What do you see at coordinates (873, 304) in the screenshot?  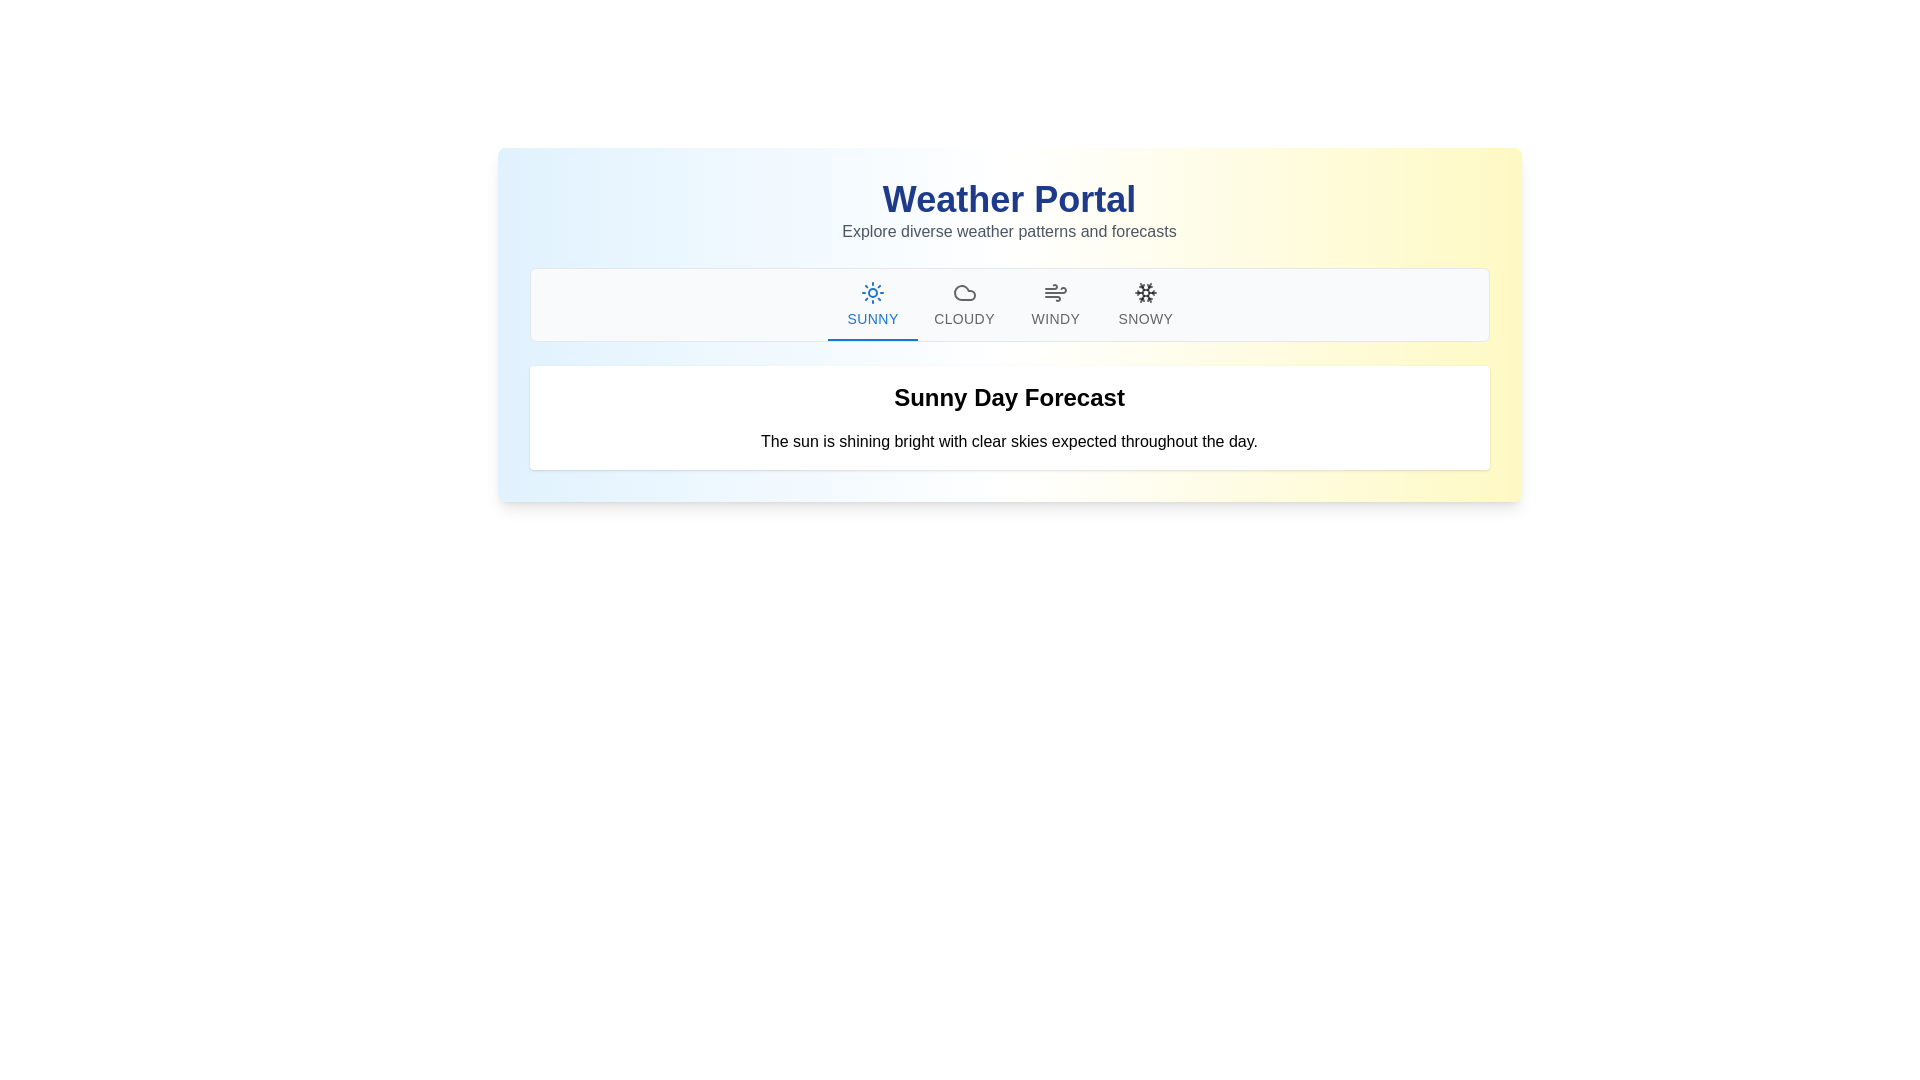 I see `the 'Sunny' tab button located at the center of the page` at bounding box center [873, 304].